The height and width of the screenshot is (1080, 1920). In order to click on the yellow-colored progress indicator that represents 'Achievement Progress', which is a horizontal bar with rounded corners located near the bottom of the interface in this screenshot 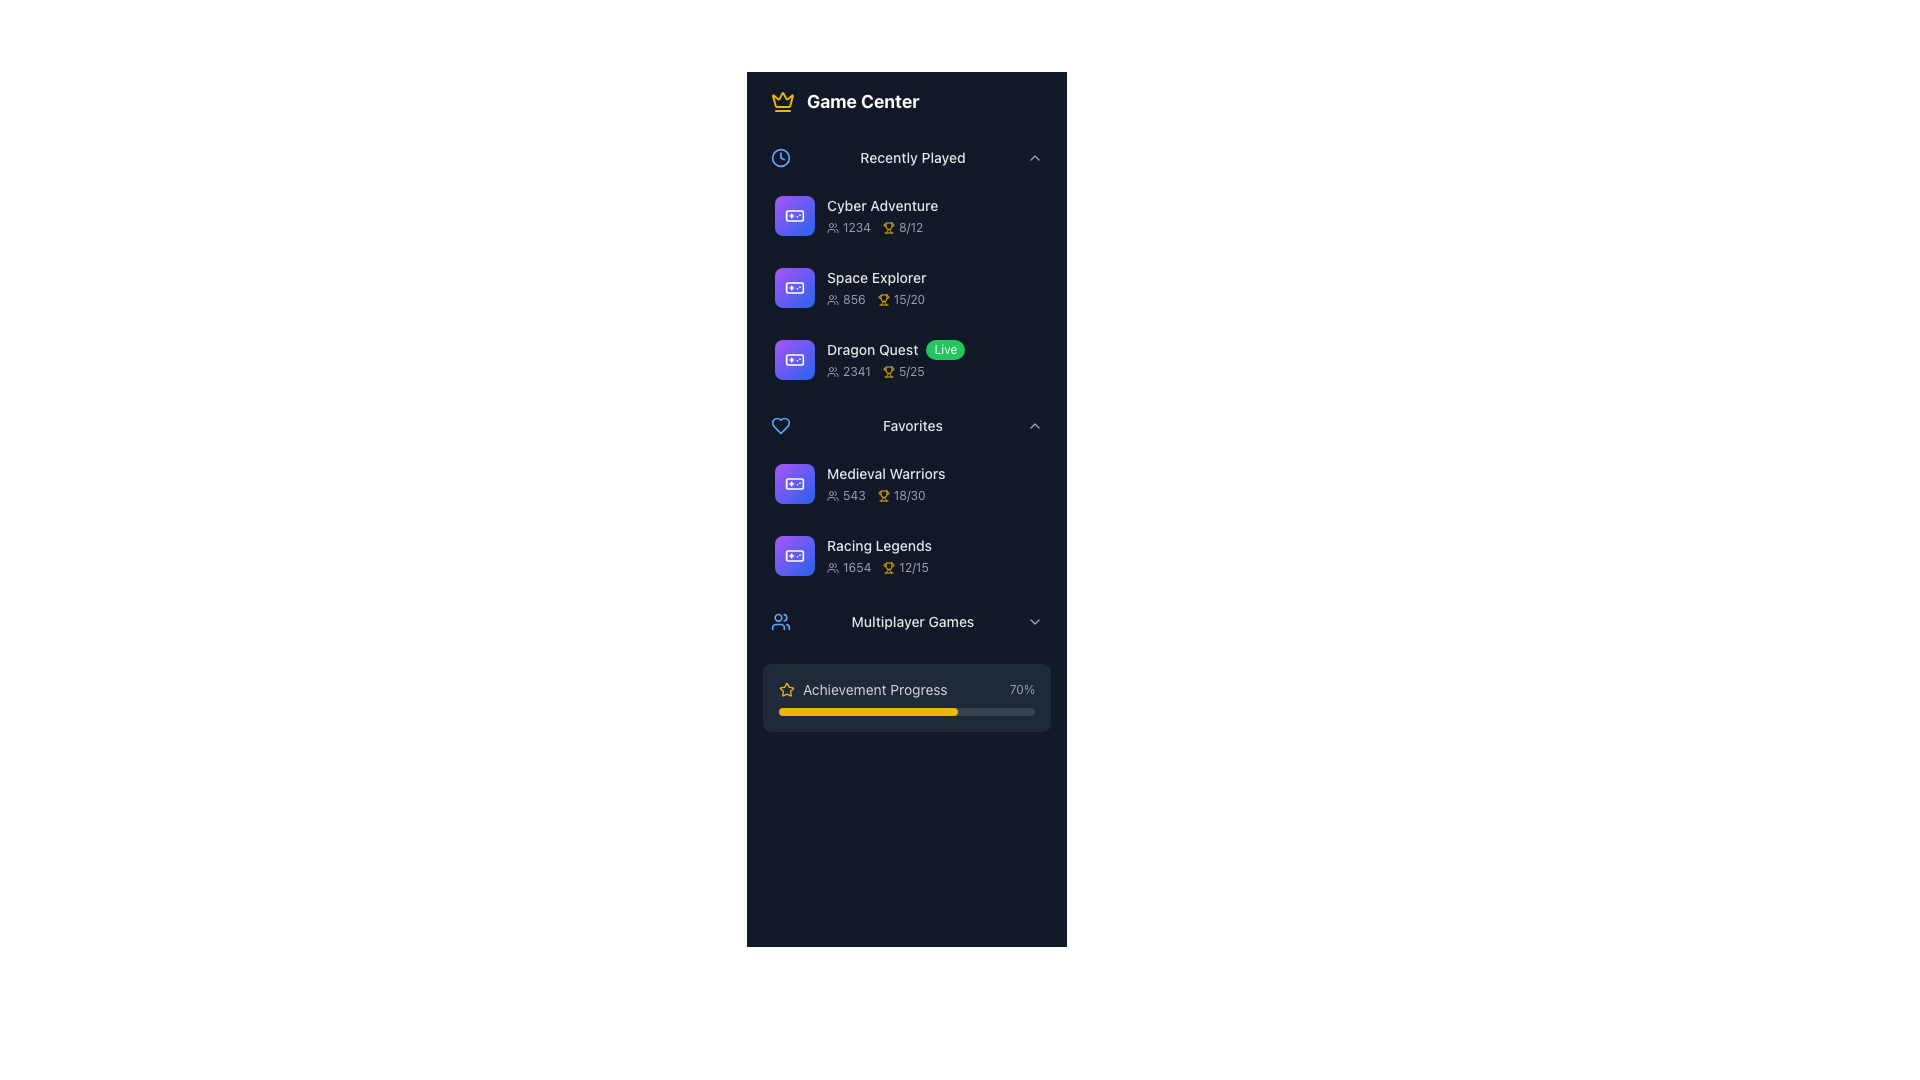, I will do `click(868, 711)`.